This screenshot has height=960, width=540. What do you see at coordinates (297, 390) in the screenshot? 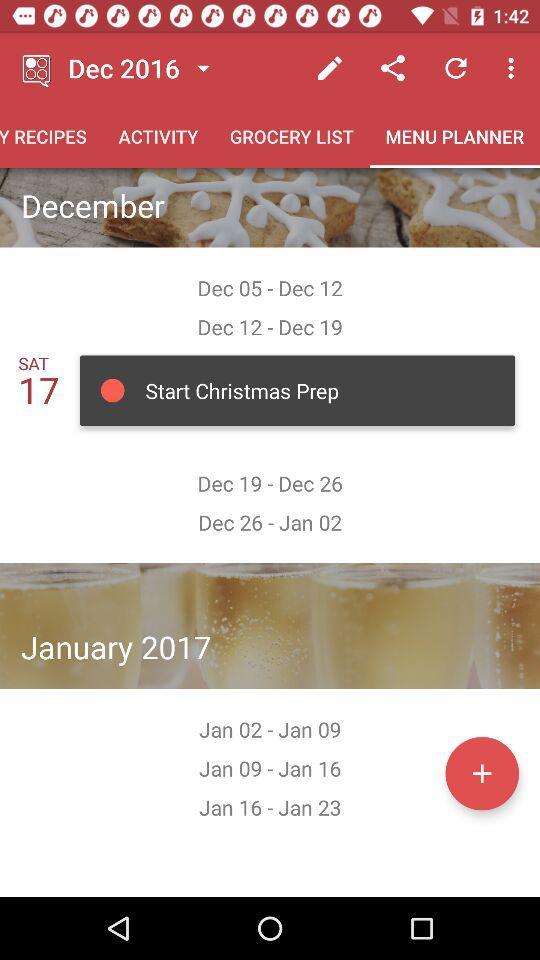
I see `the button below dec 12  dec 19` at bounding box center [297, 390].